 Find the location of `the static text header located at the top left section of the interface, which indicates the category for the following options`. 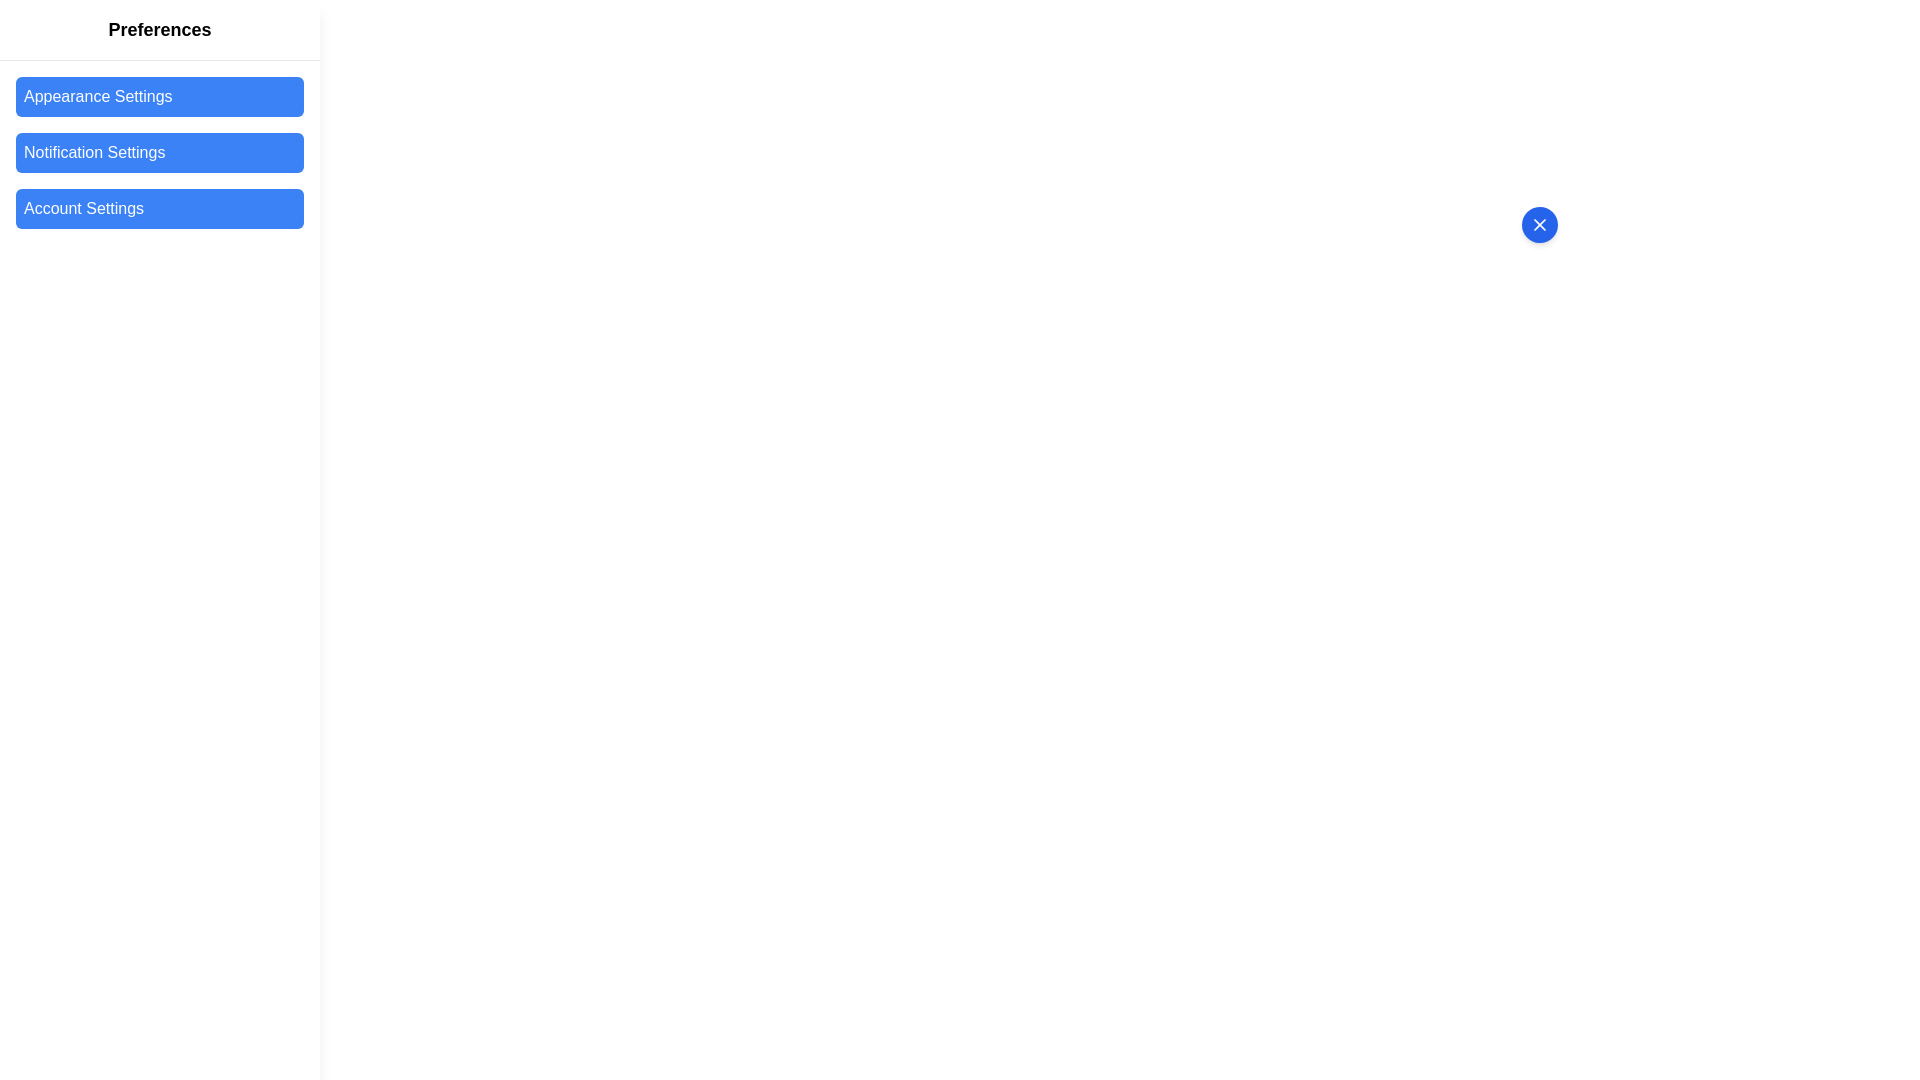

the static text header located at the top left section of the interface, which indicates the category for the following options is located at coordinates (158, 30).